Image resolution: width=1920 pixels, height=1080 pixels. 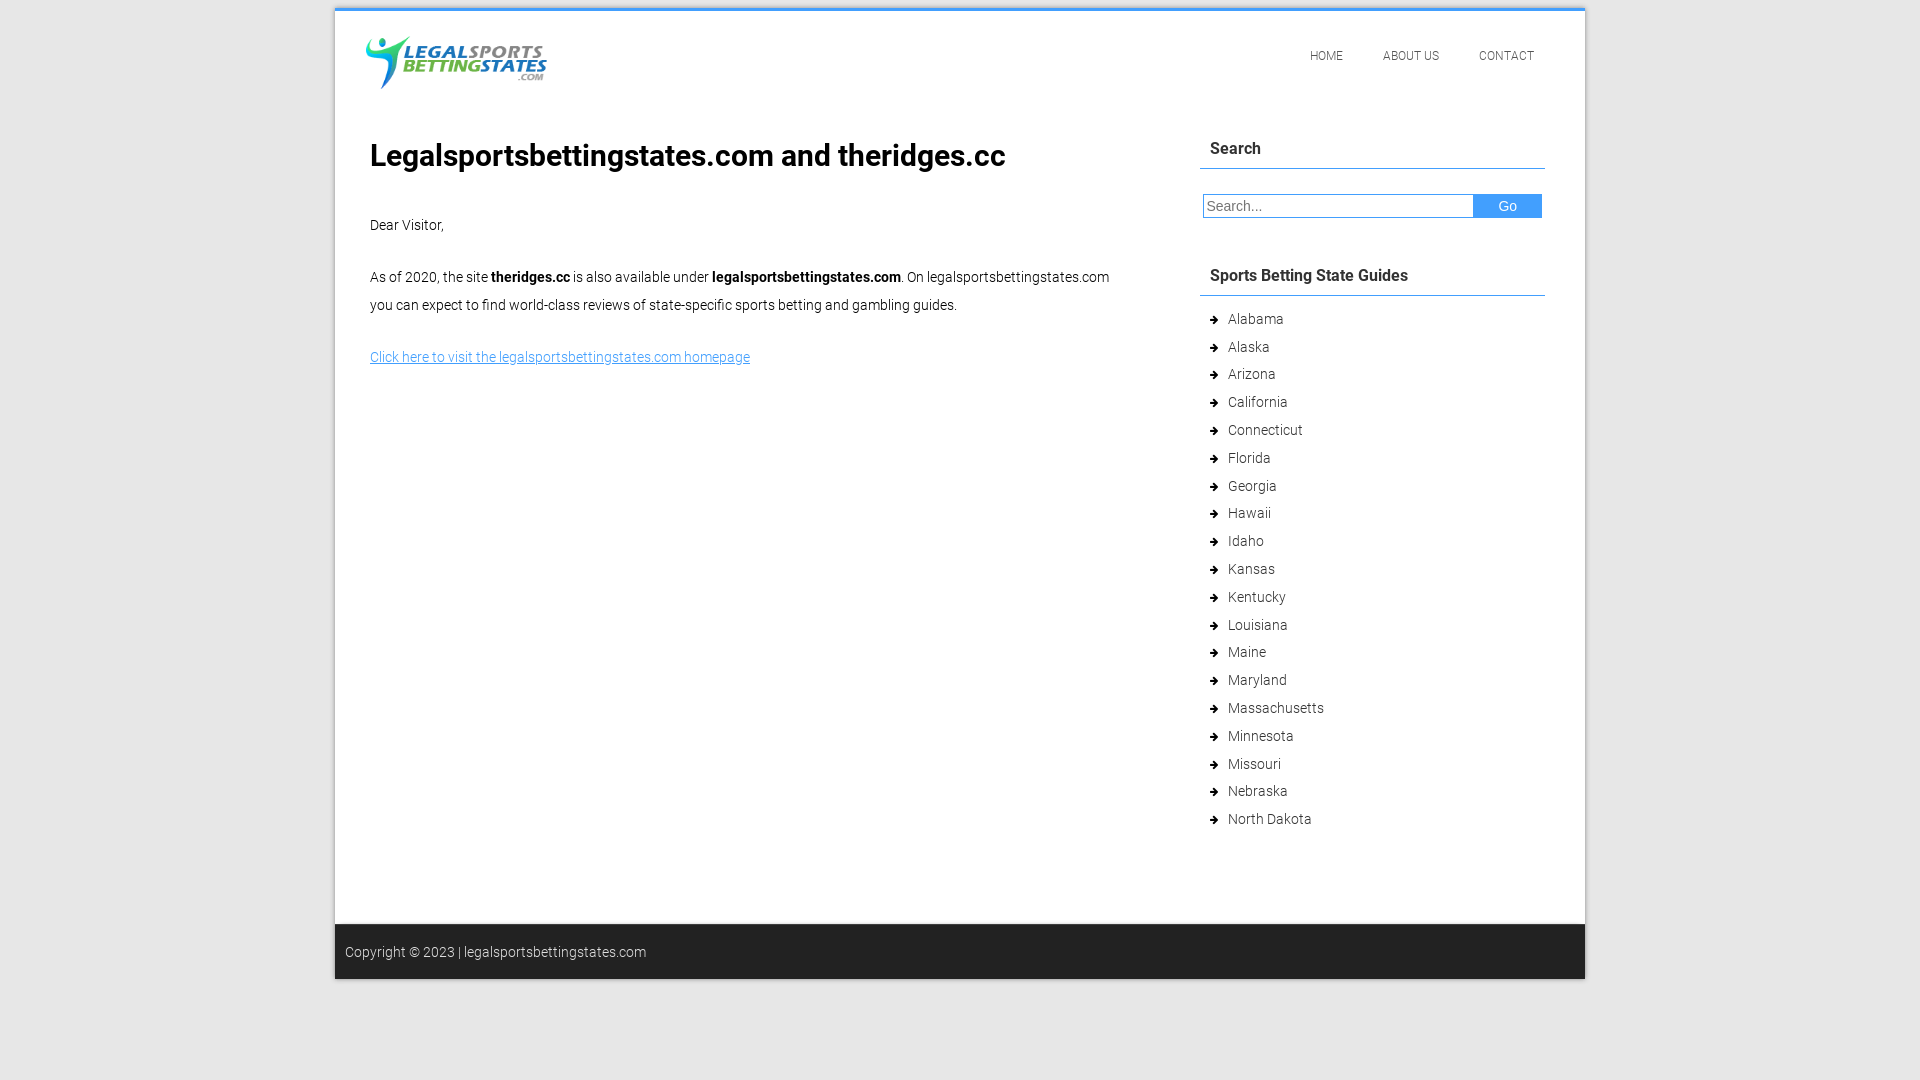 I want to click on 'Florida', so click(x=1248, y=458).